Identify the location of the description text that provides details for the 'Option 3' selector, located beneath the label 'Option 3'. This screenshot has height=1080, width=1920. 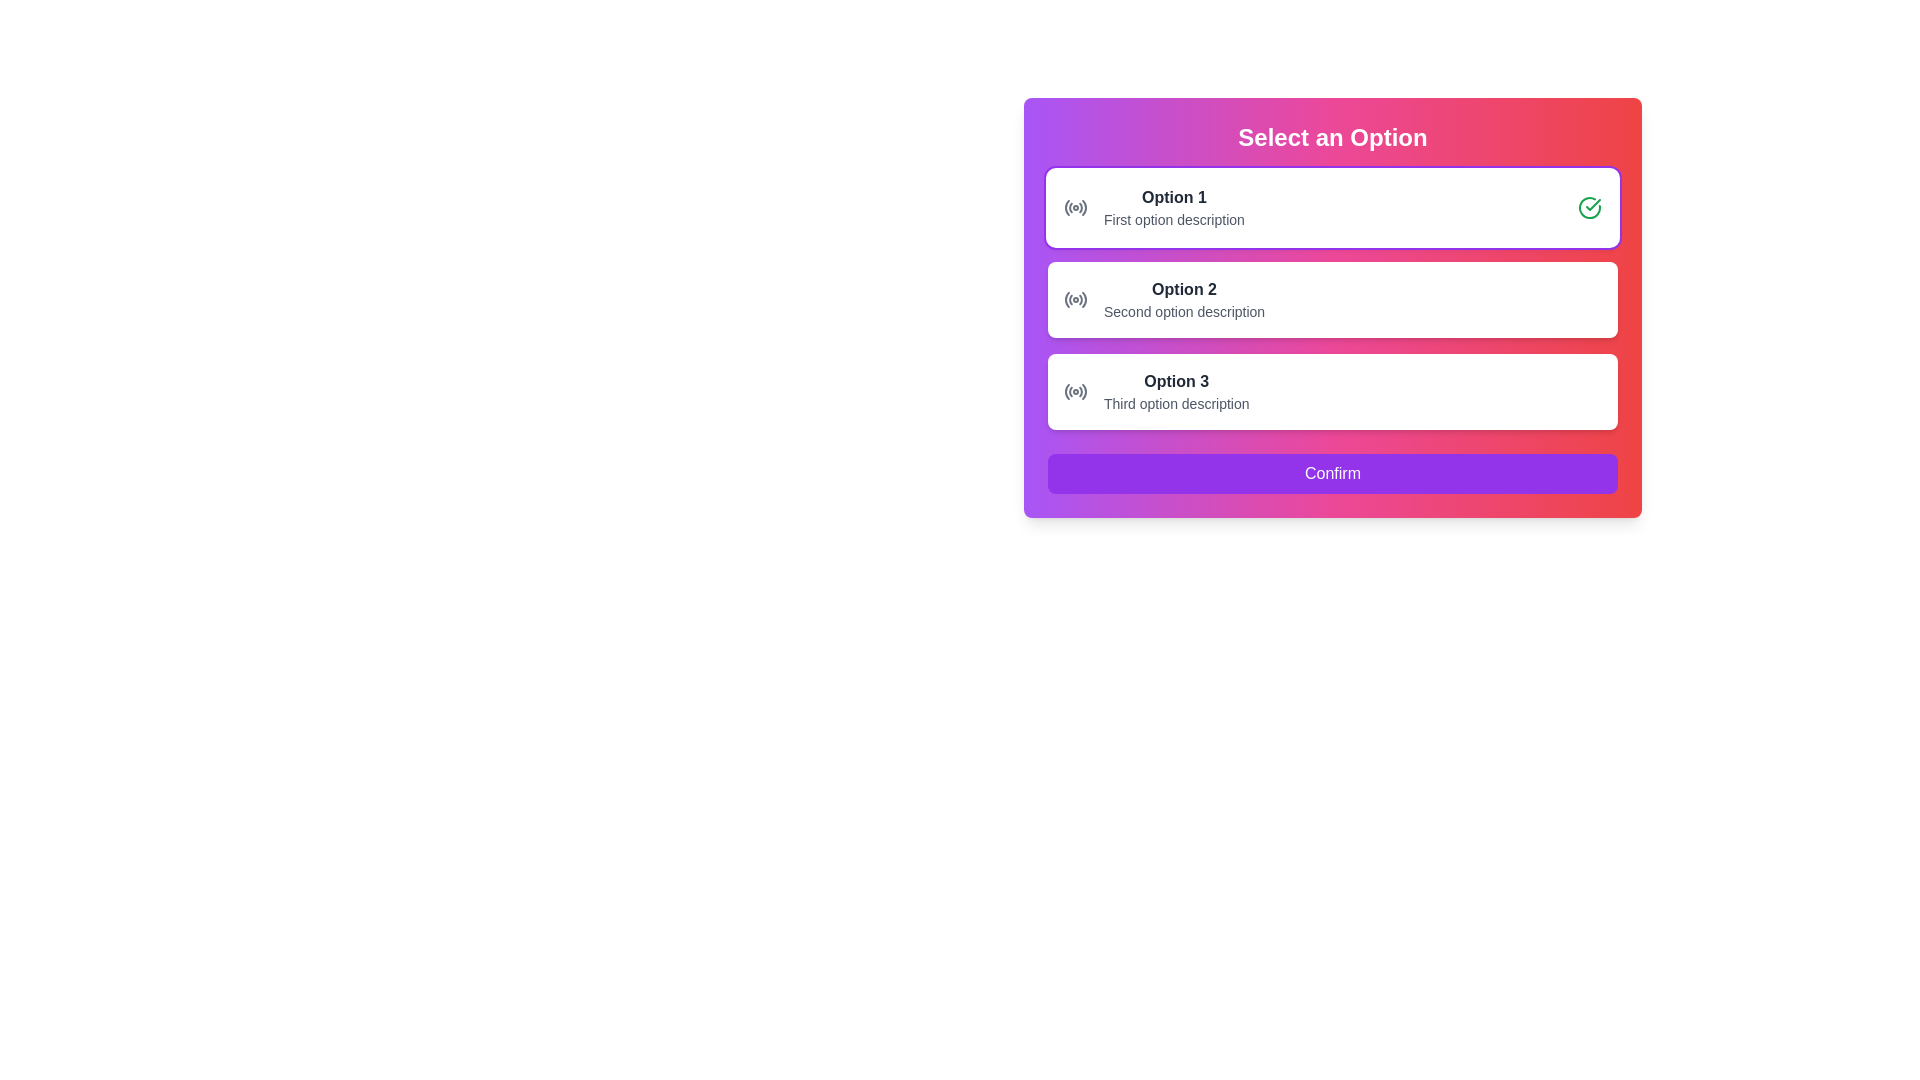
(1176, 404).